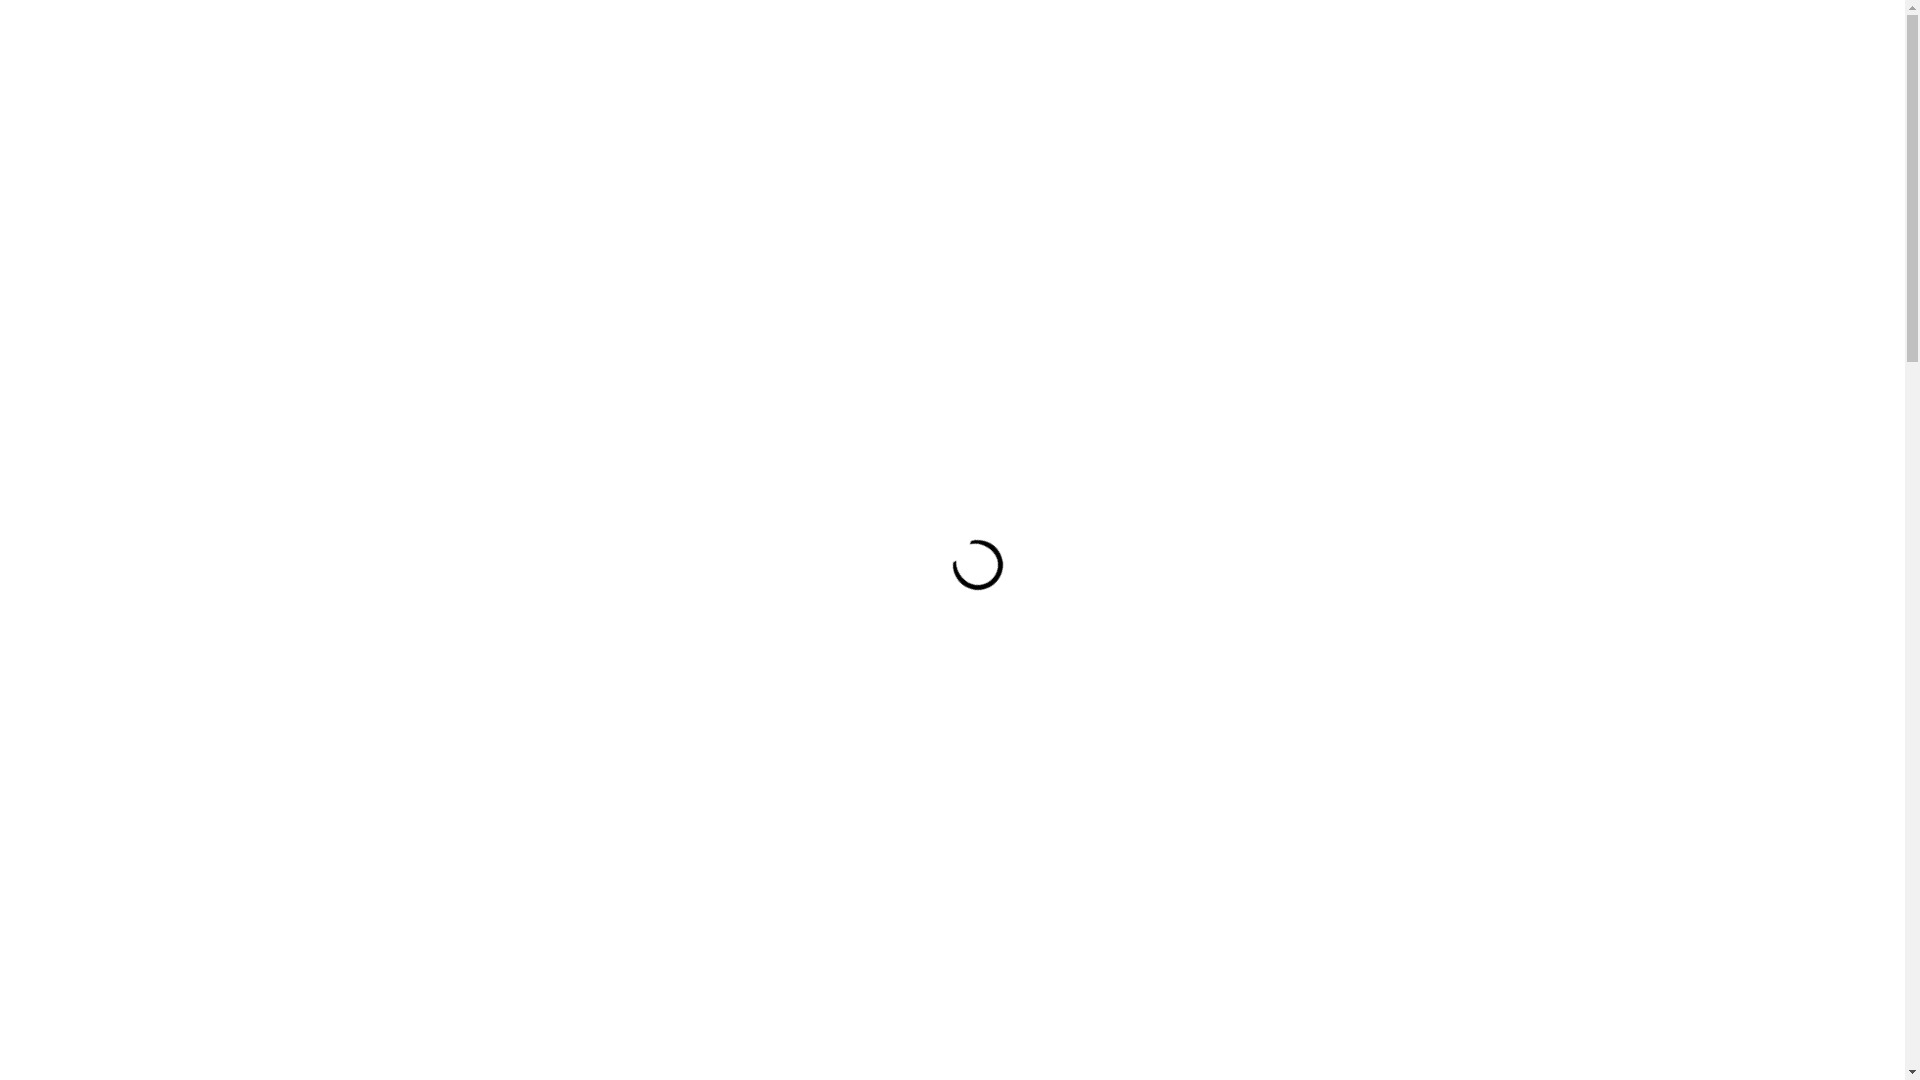  What do you see at coordinates (789, 145) in the screenshot?
I see `'outdoor'` at bounding box center [789, 145].